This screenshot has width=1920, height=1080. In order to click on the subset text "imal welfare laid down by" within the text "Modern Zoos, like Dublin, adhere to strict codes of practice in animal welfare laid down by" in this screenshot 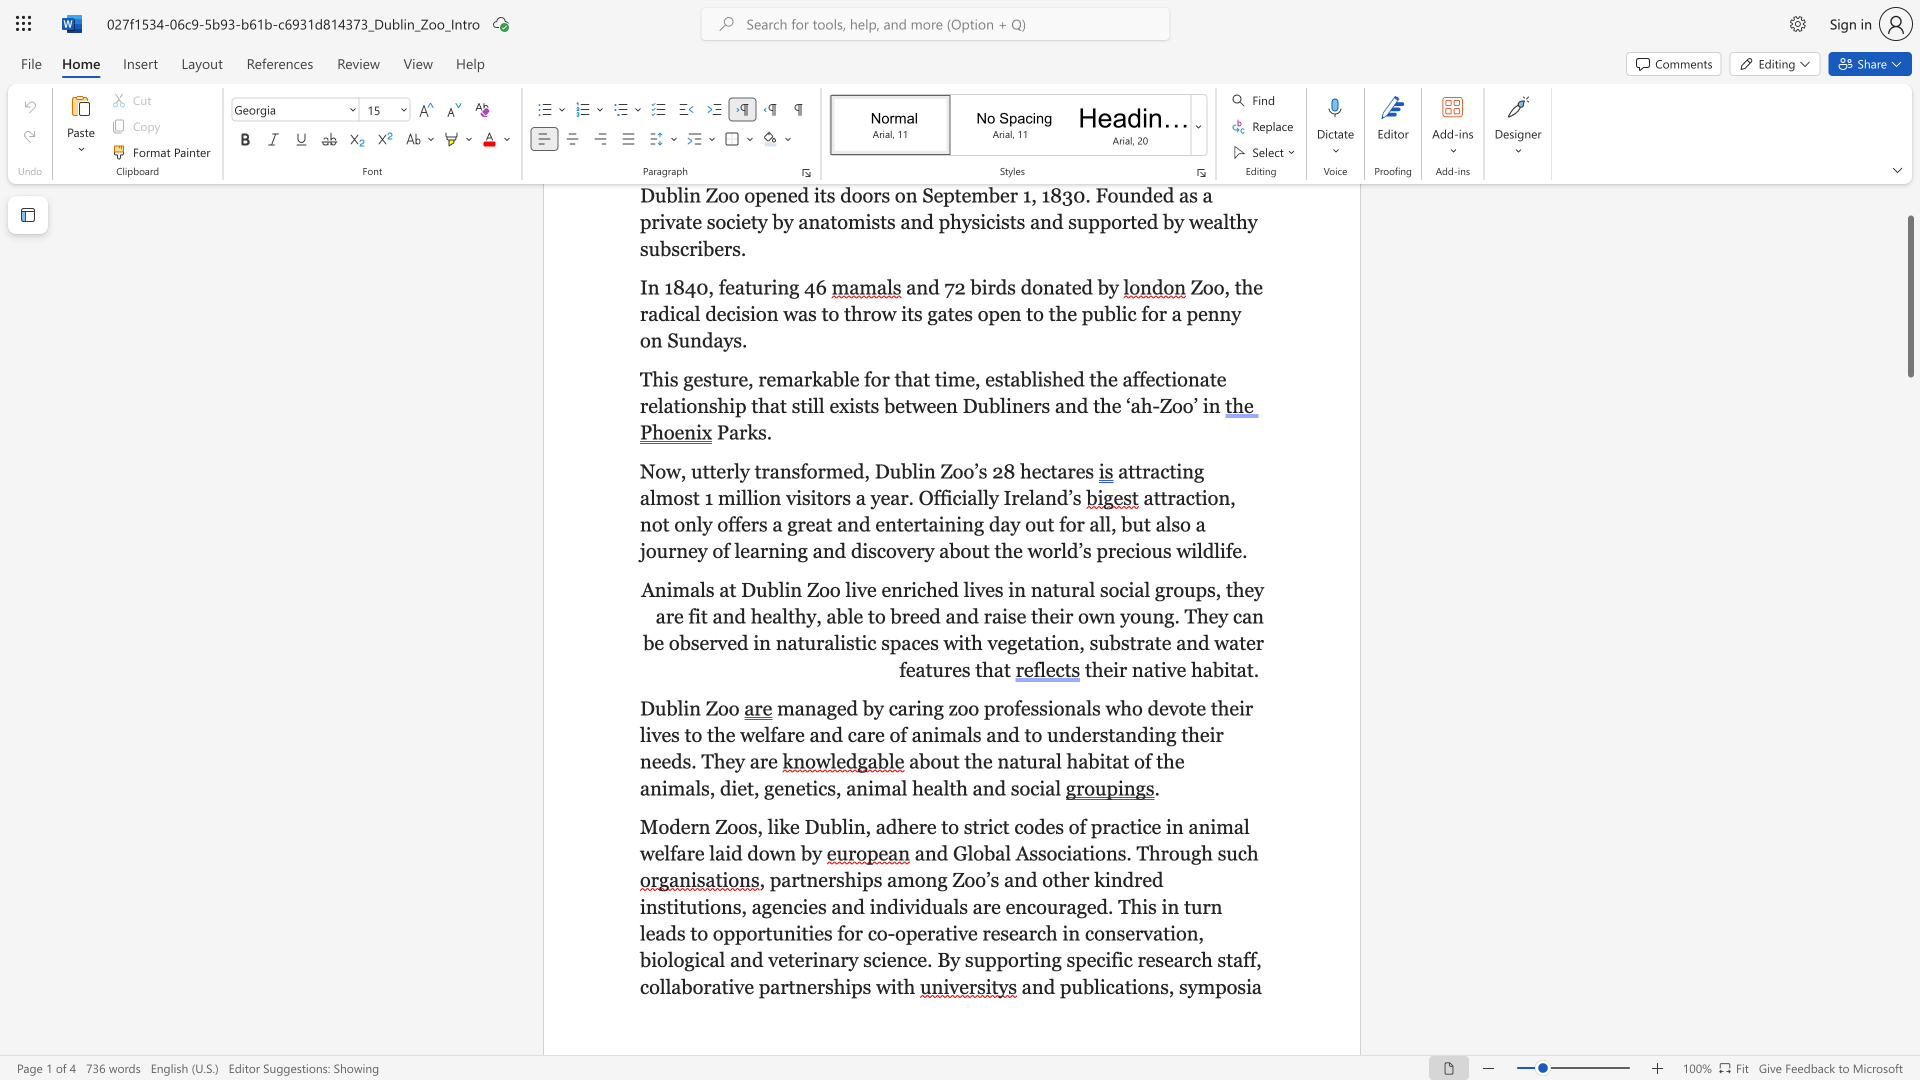, I will do `click(1209, 826)`.